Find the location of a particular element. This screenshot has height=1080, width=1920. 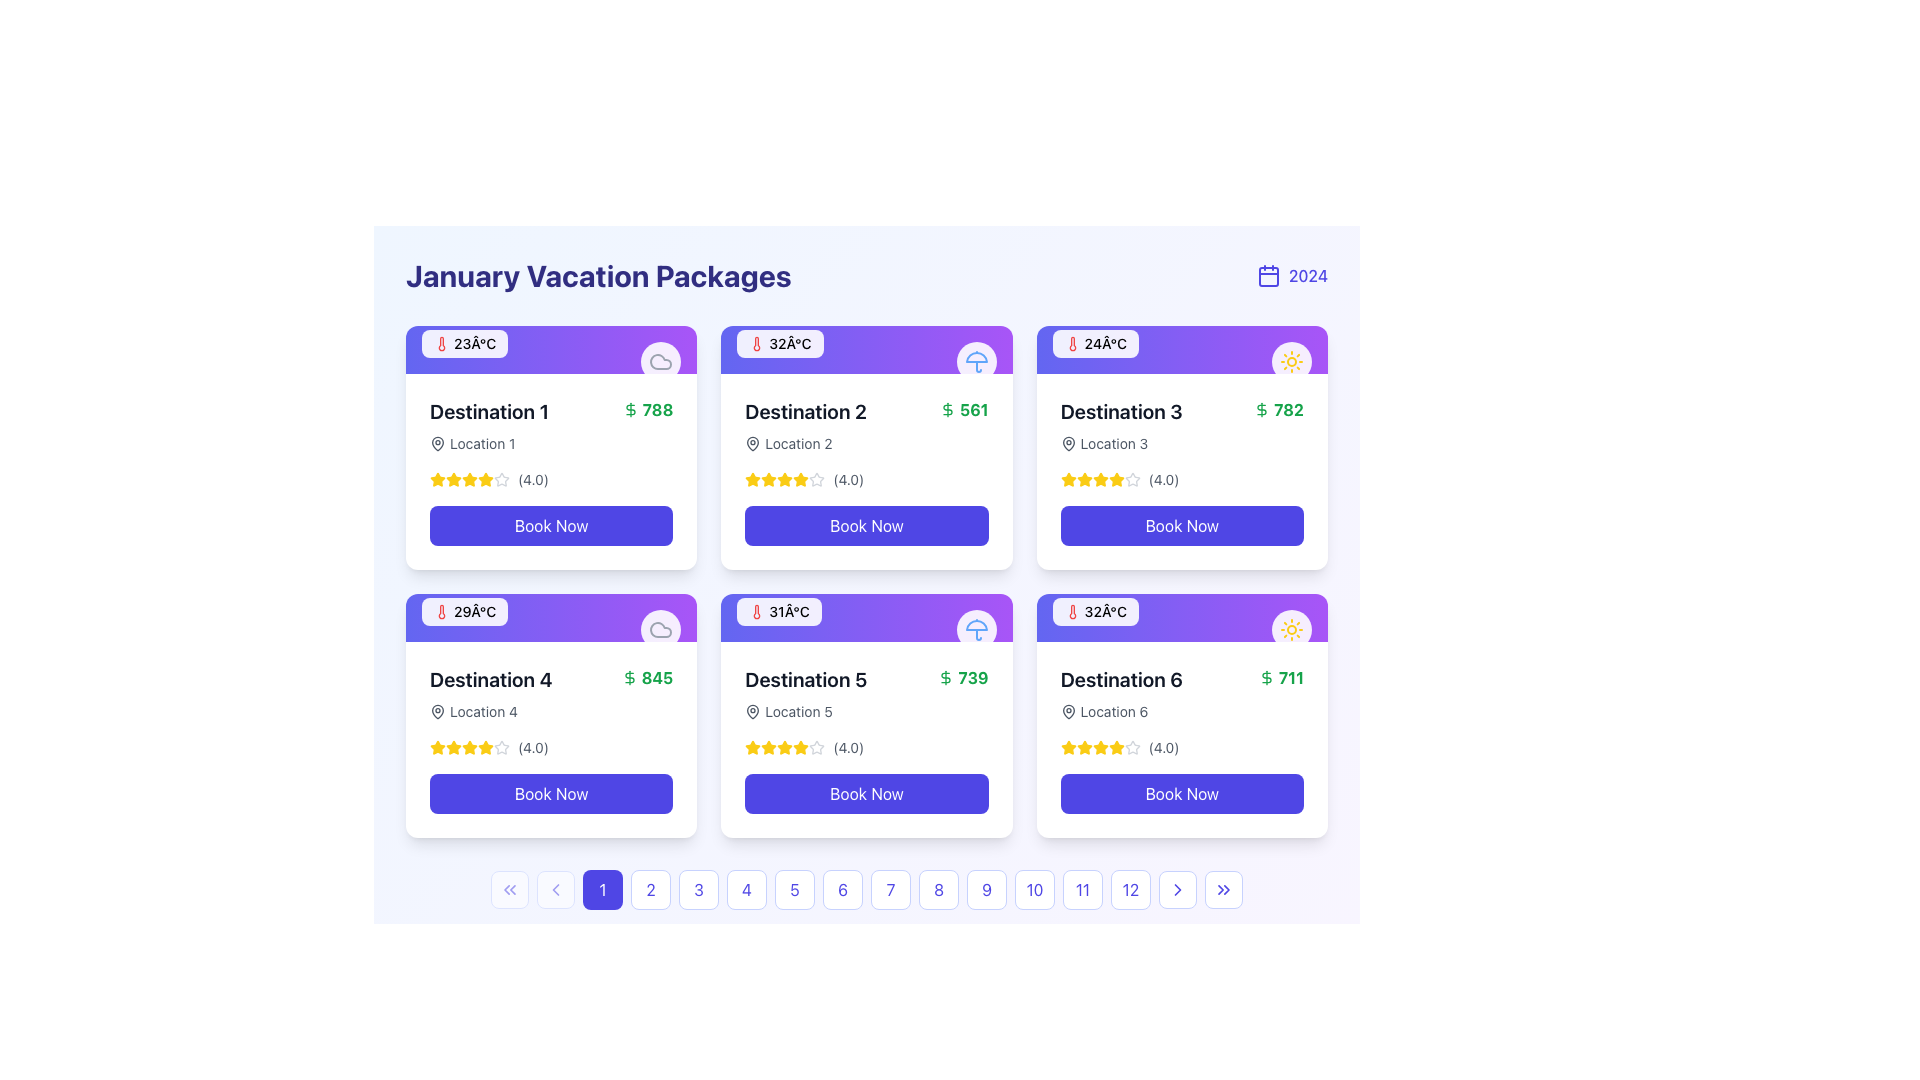

the circular IconButton with a white background and light blue umbrella icon located at the top-right corner of the 'Destination 5' card is located at coordinates (976, 628).